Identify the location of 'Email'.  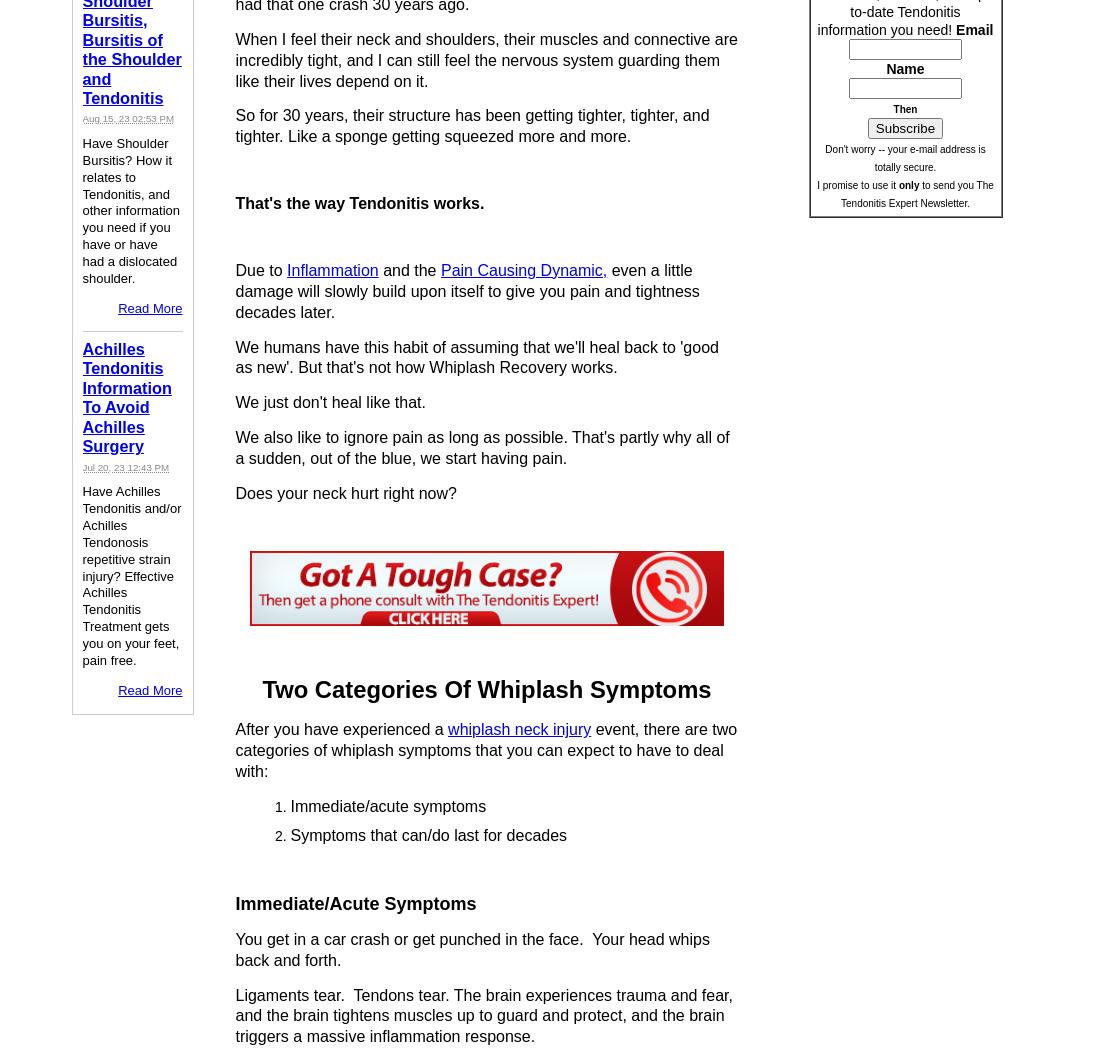
(974, 29).